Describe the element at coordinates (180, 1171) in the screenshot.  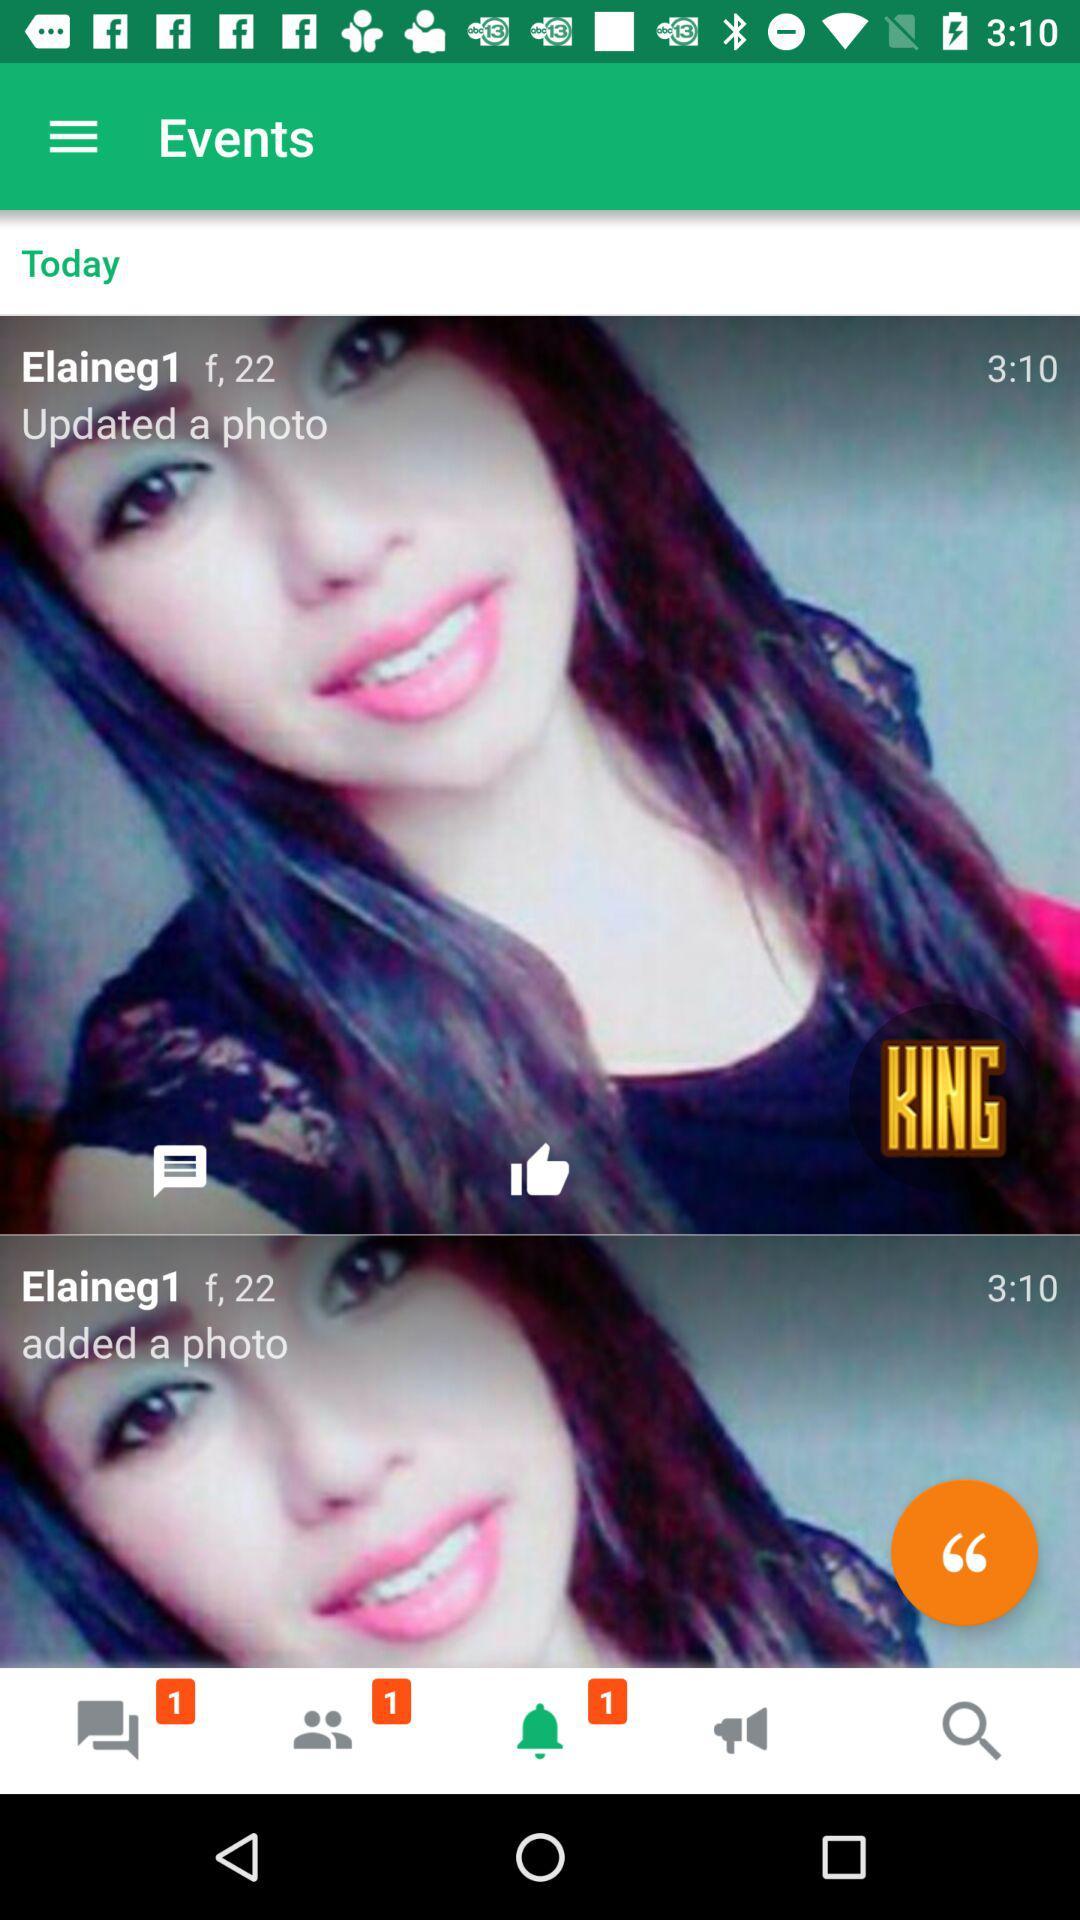
I see `the item on the left` at that location.